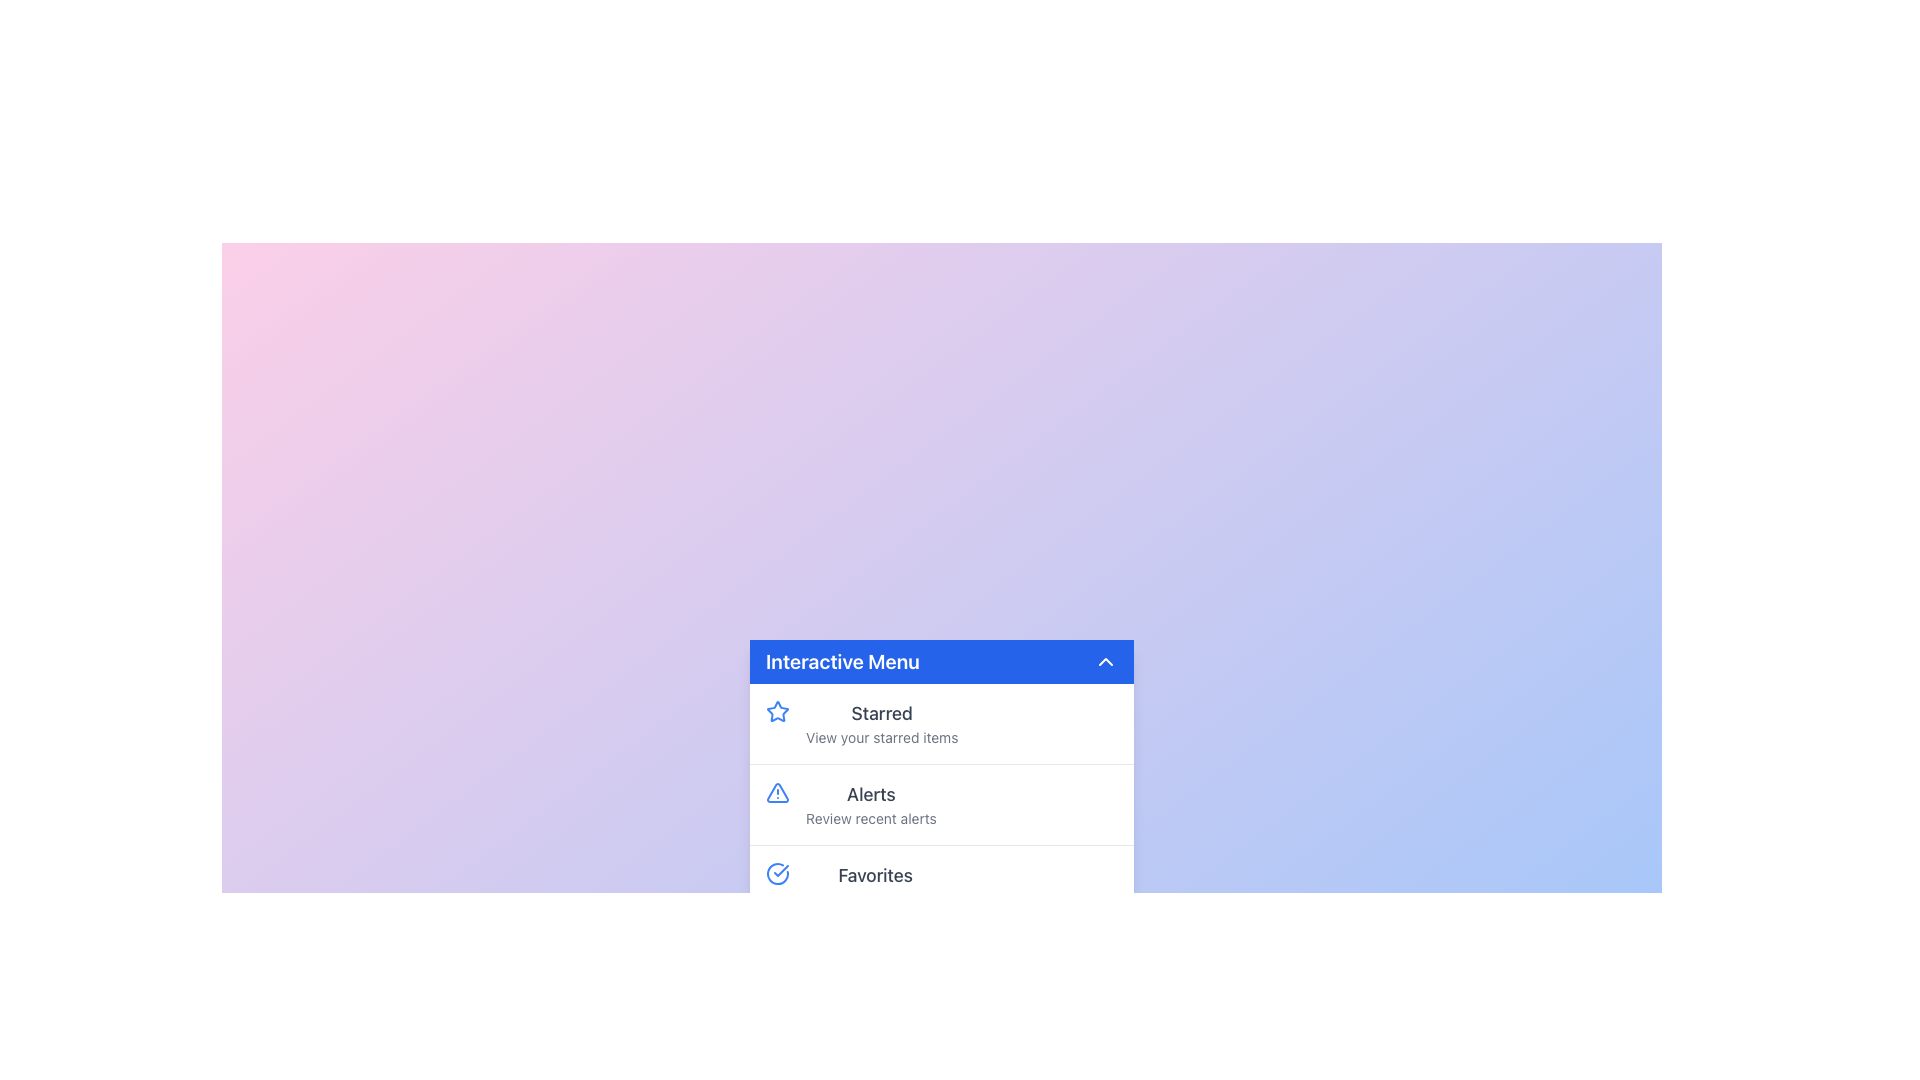 This screenshot has width=1920, height=1080. I want to click on the text label displaying 'Review recent alerts' located beneath the 'Alerts' heading in the menu interface, so click(871, 818).